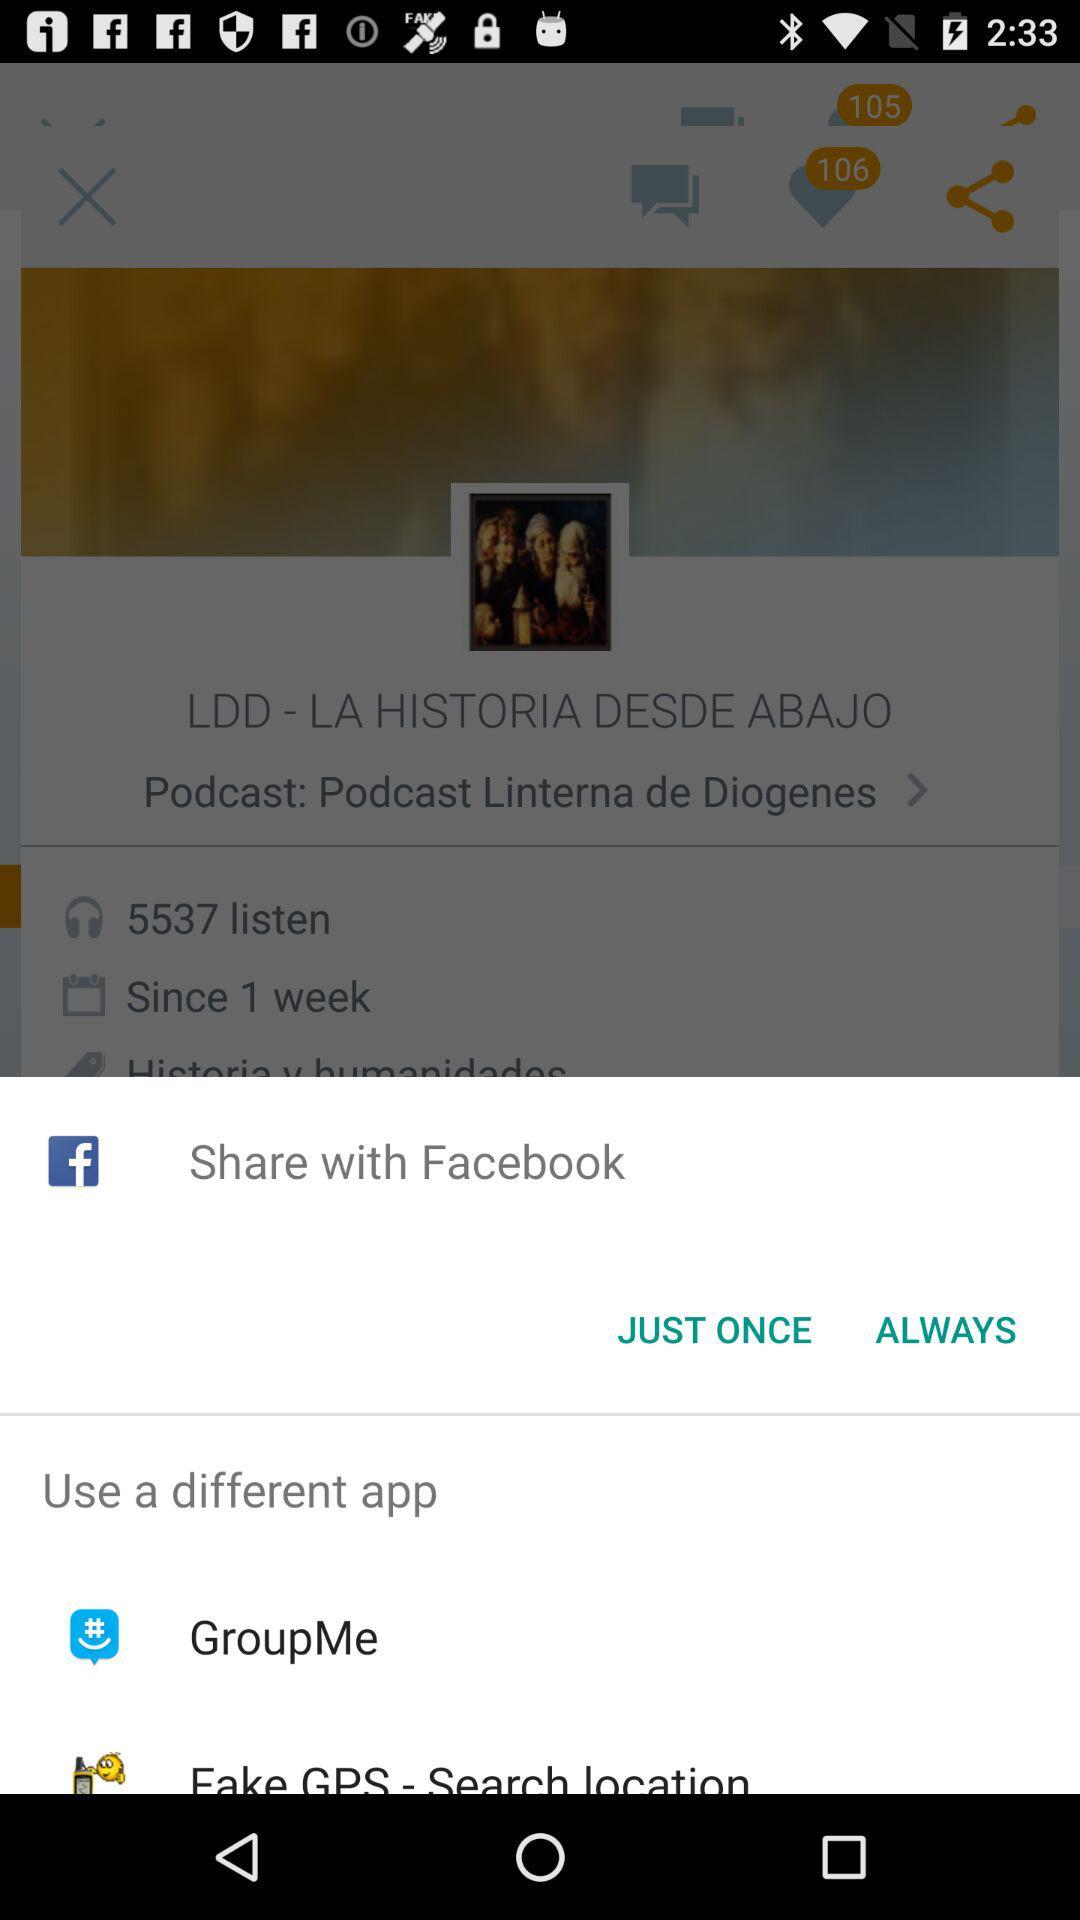 This screenshot has width=1080, height=1920. Describe the element at coordinates (713, 1329) in the screenshot. I see `the icon next to always` at that location.